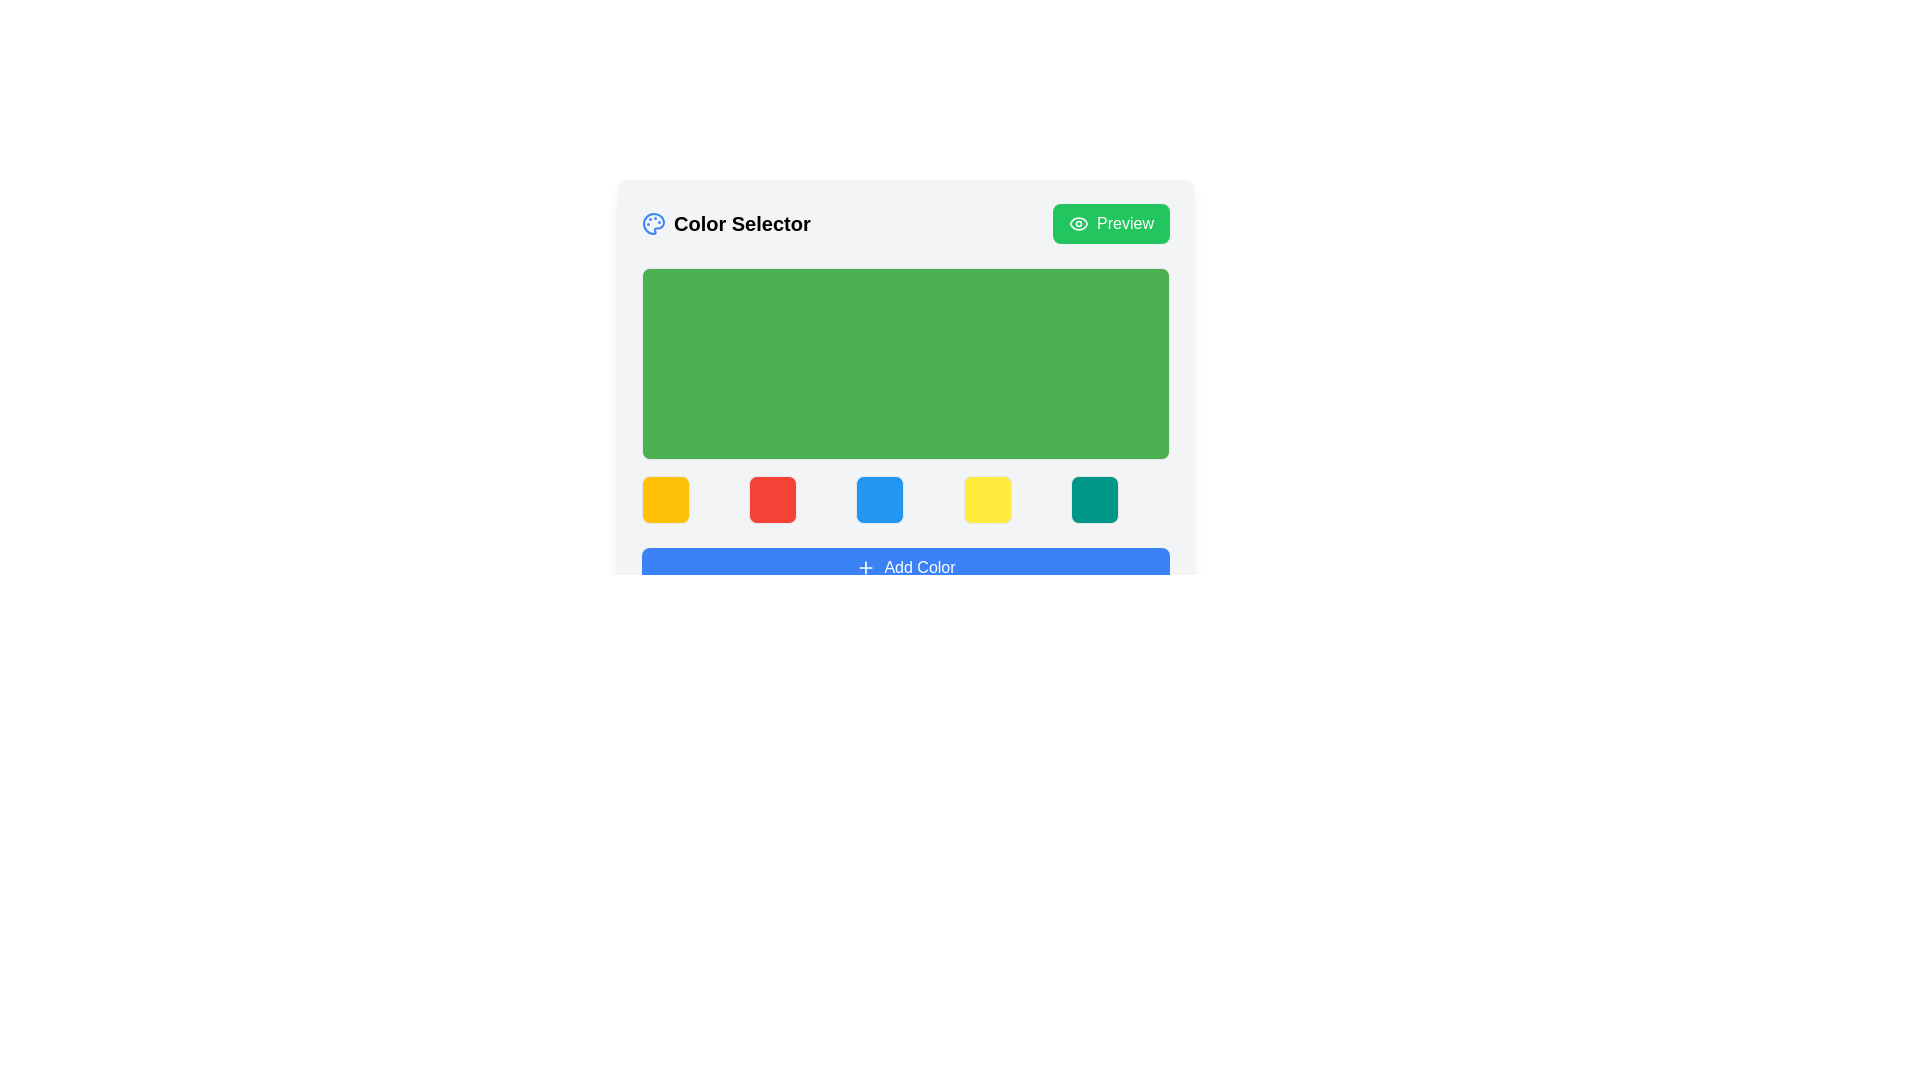 The width and height of the screenshot is (1920, 1080). What do you see at coordinates (1078, 223) in the screenshot?
I see `the outermost elliptical shape of the 'eye' icon located in the top-right corner of the interface` at bounding box center [1078, 223].